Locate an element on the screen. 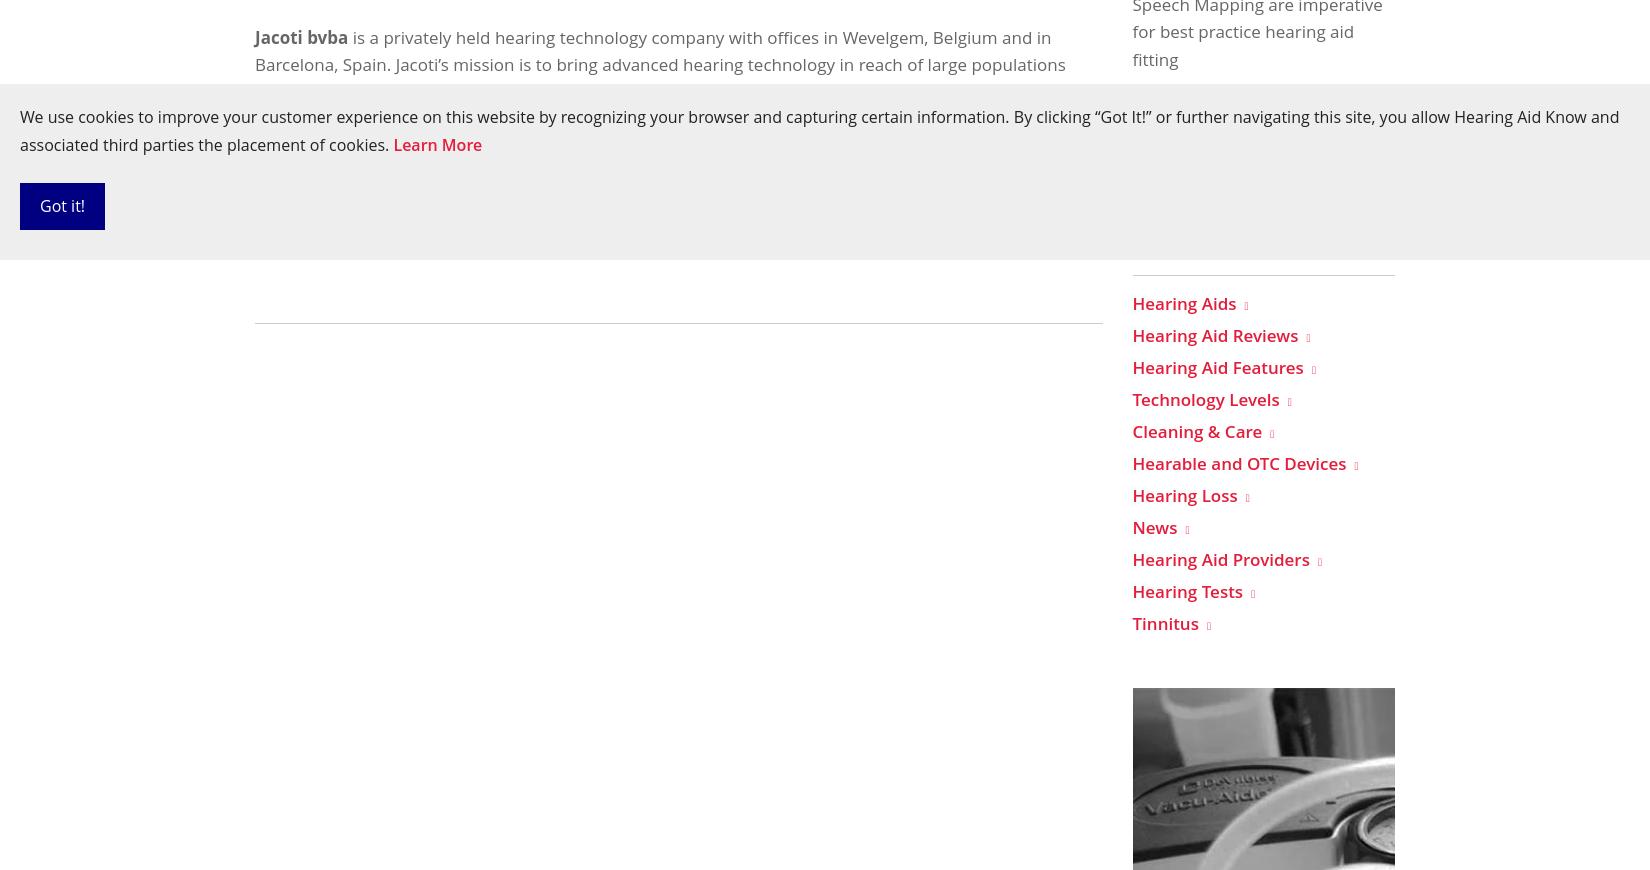 The height and width of the screenshot is (870, 1650). 'http://www.jacoti.com' is located at coordinates (434, 141).